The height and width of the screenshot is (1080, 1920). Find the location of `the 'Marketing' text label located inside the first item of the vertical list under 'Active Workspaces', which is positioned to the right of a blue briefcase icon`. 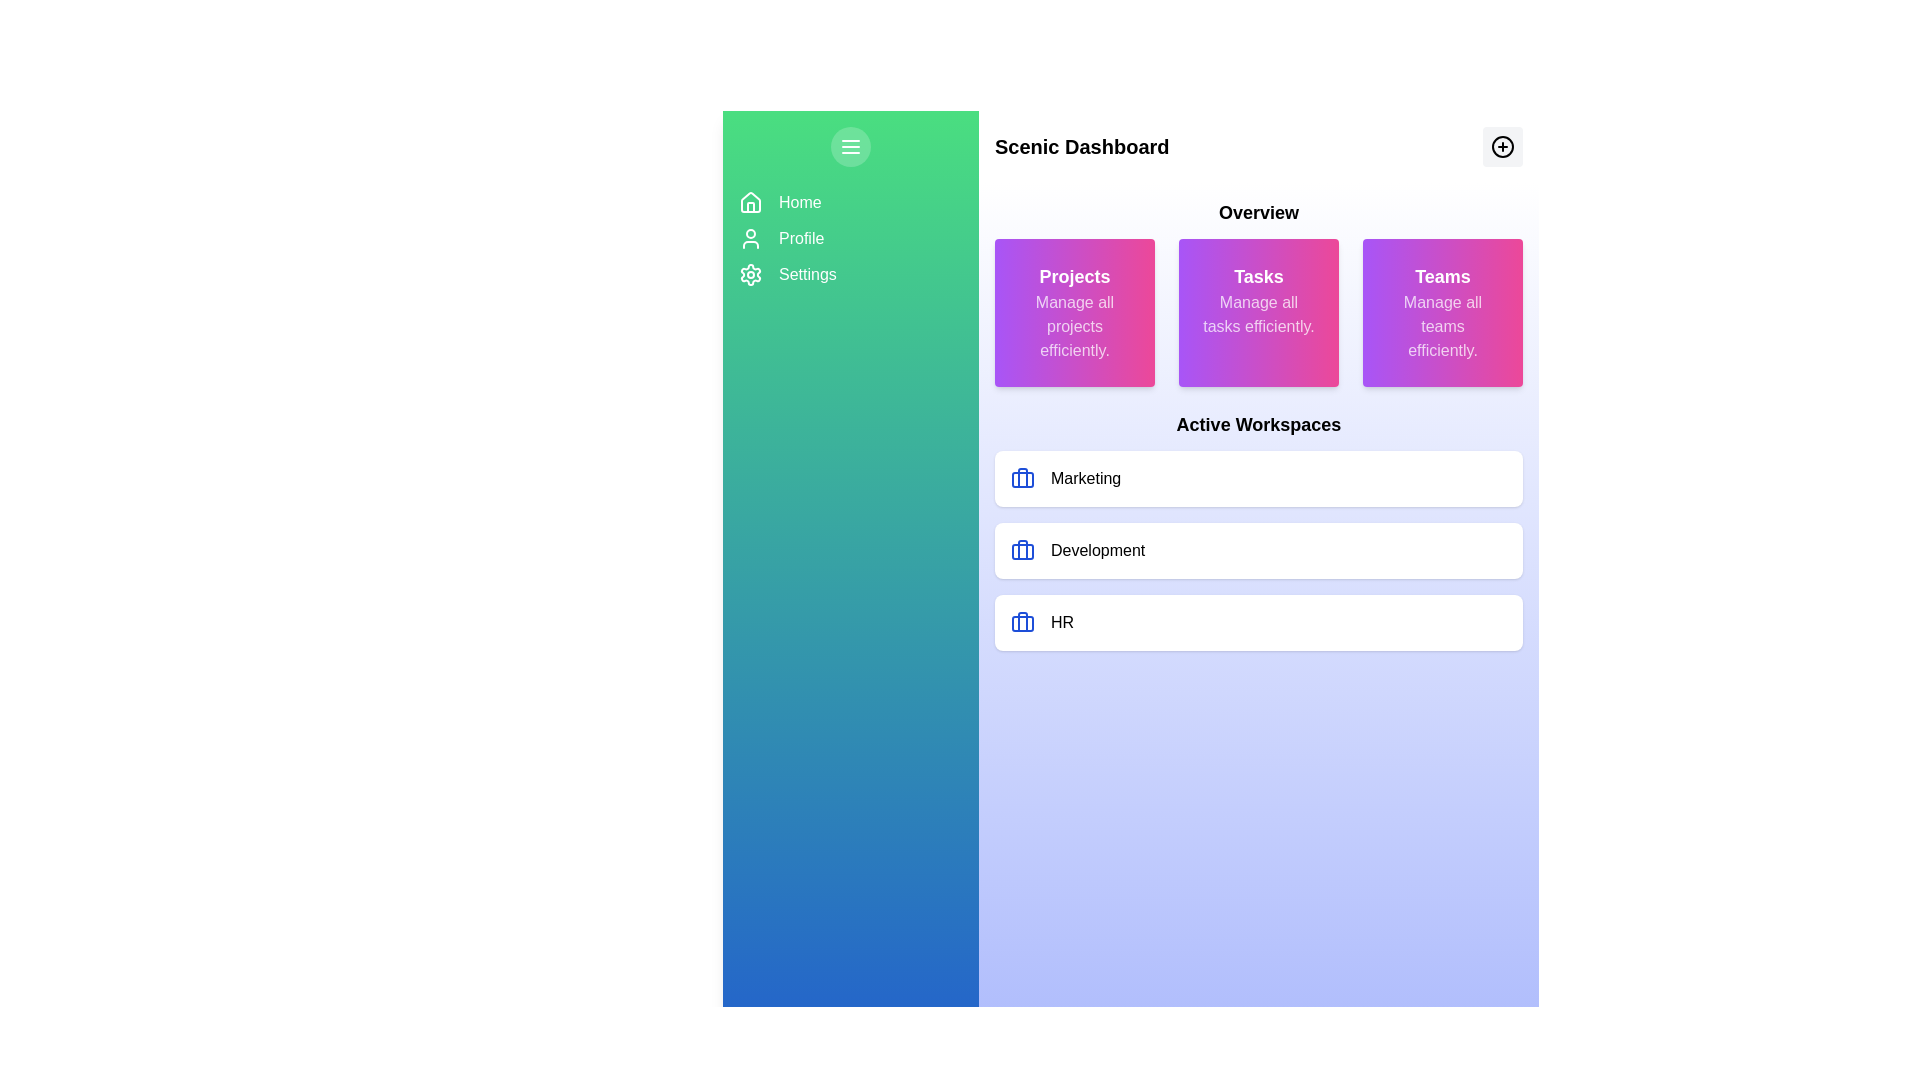

the 'Marketing' text label located inside the first item of the vertical list under 'Active Workspaces', which is positioned to the right of a blue briefcase icon is located at coordinates (1085, 478).